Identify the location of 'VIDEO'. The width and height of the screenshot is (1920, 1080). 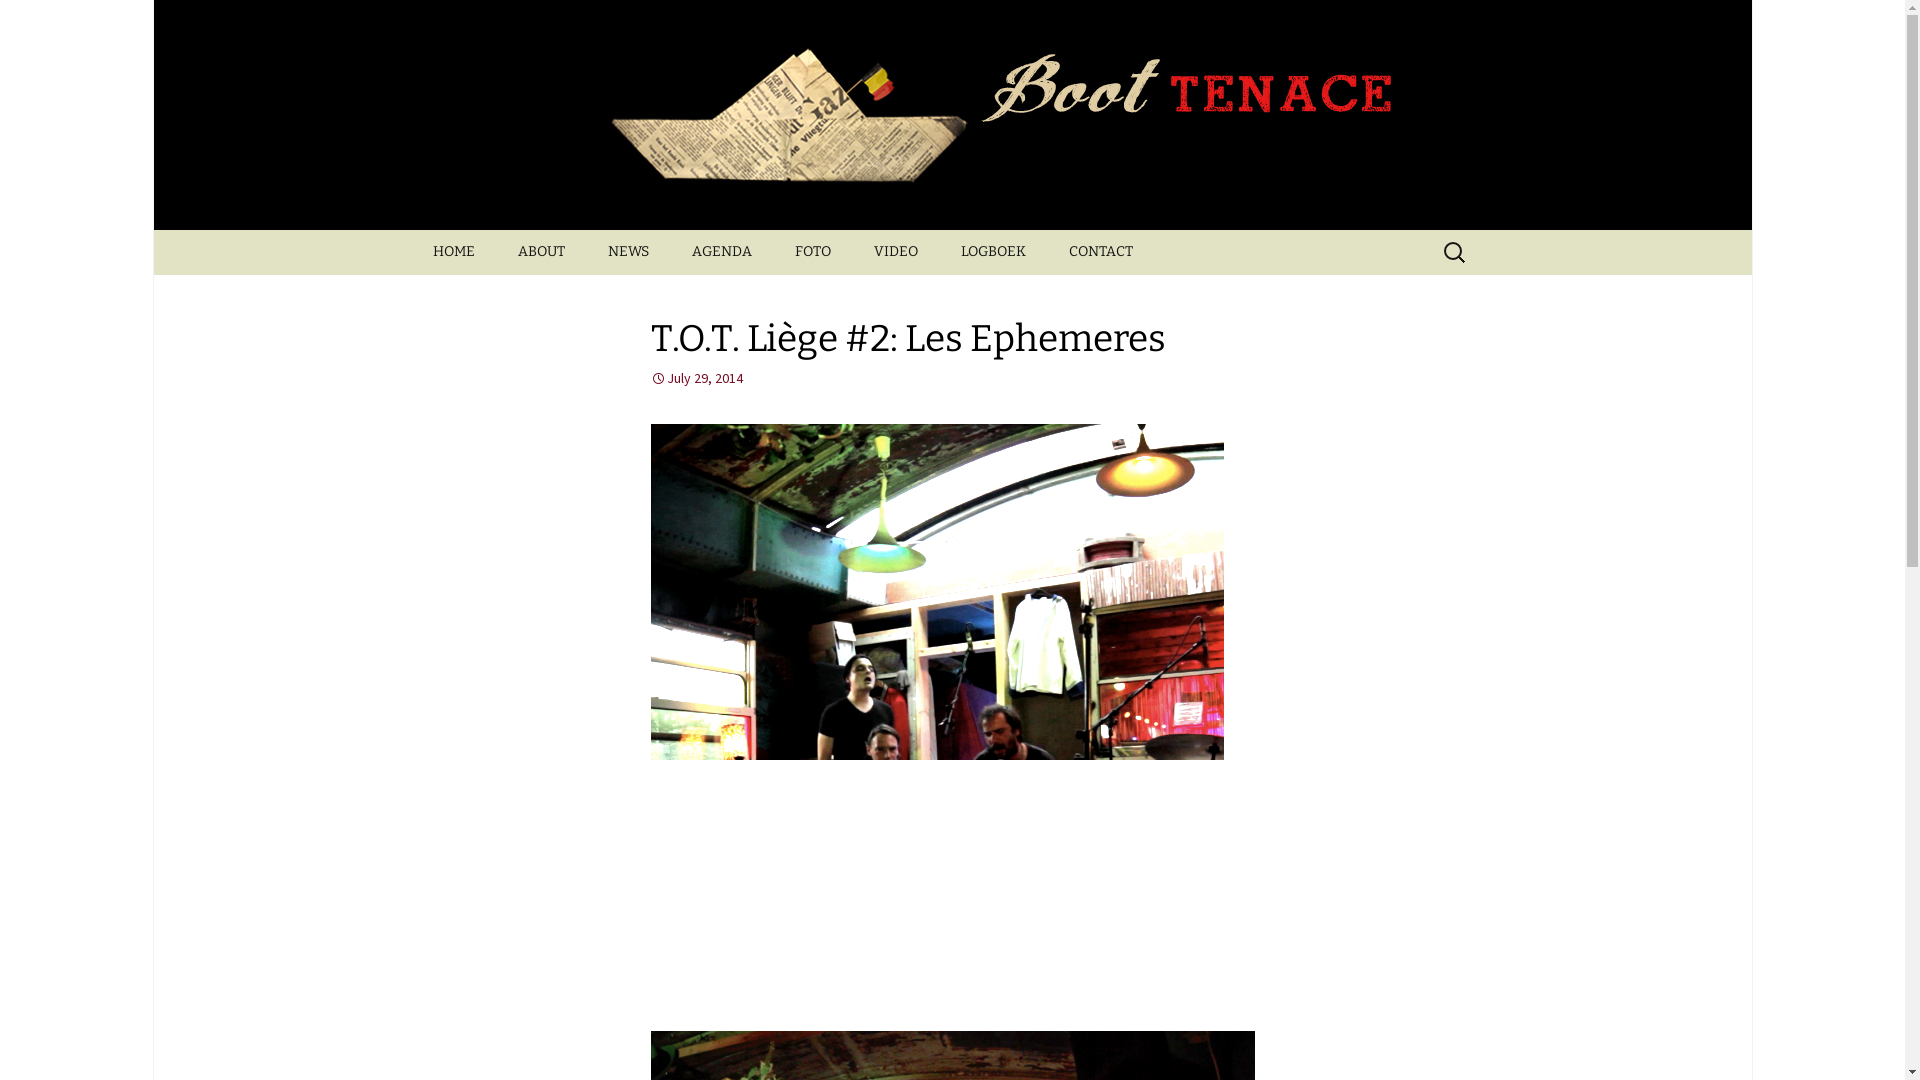
(895, 250).